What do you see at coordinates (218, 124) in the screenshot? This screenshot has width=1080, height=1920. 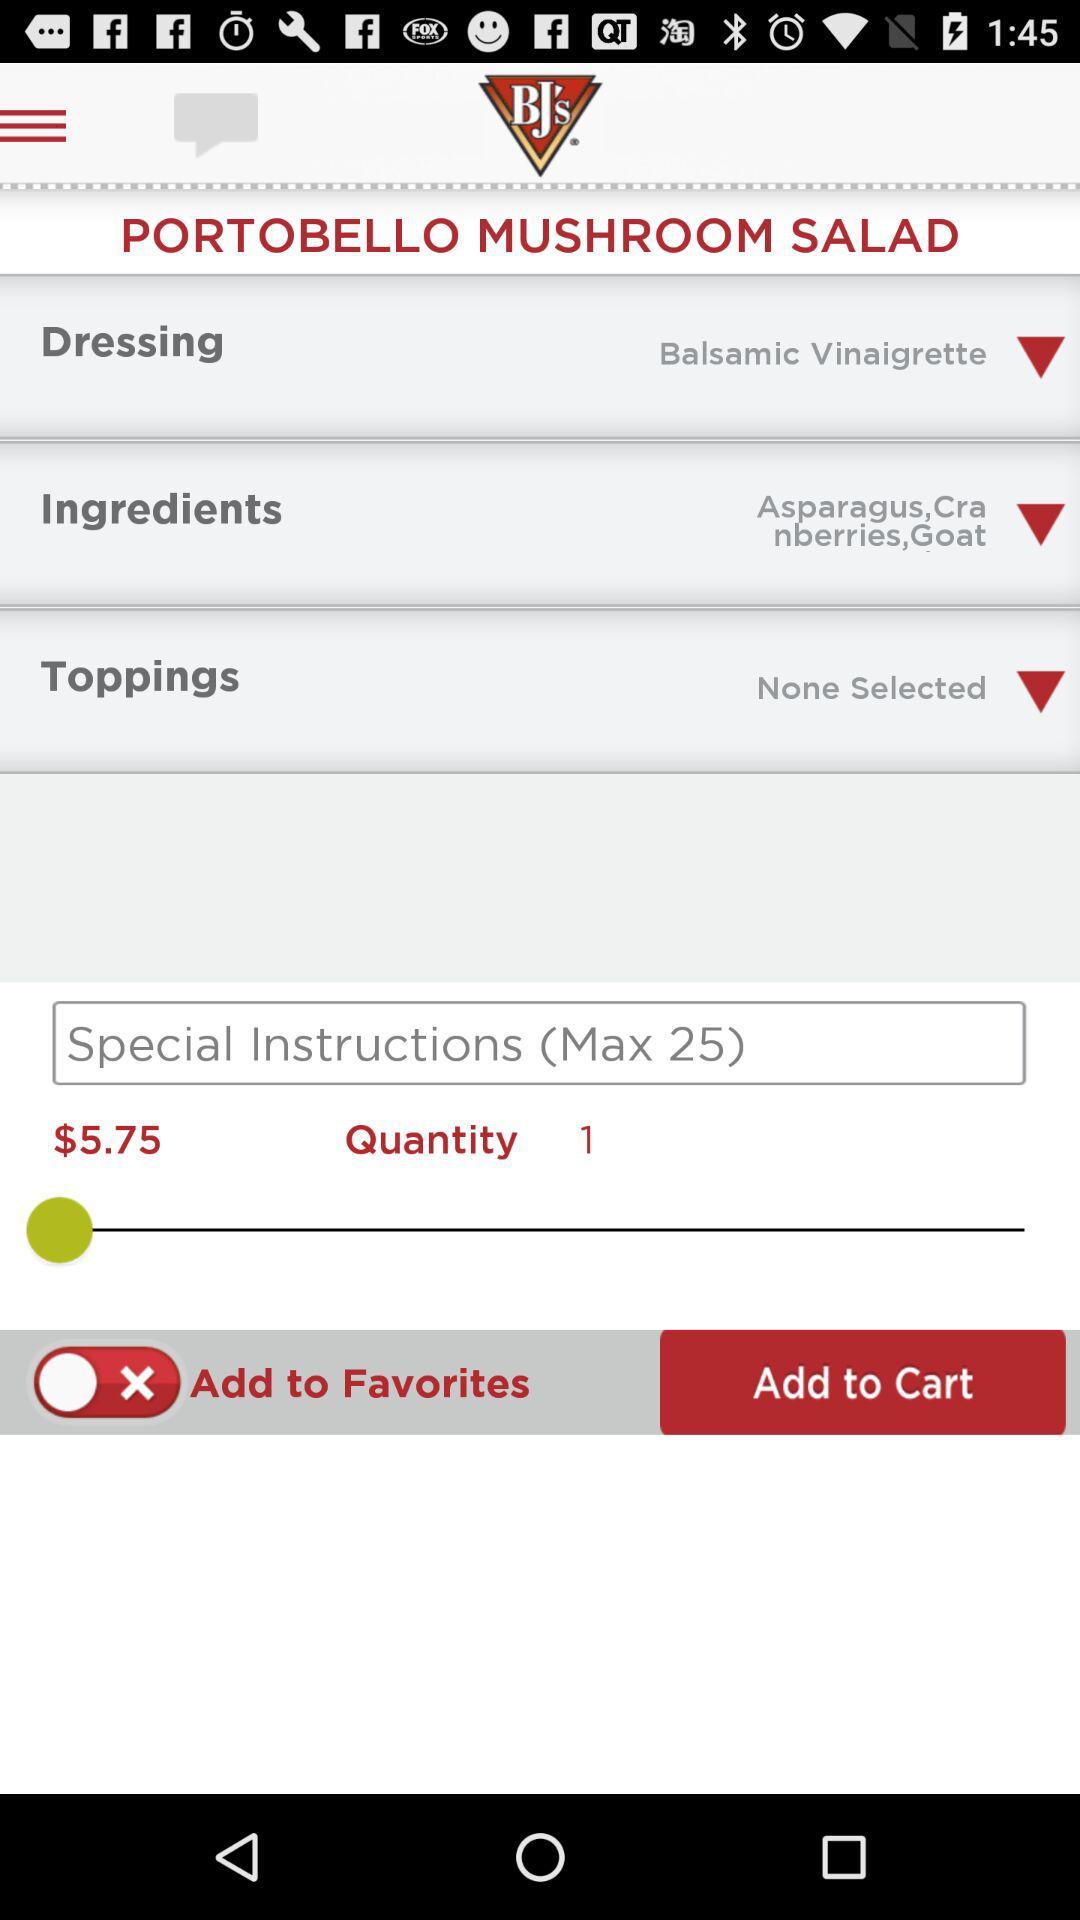 I see `the message icon` at bounding box center [218, 124].